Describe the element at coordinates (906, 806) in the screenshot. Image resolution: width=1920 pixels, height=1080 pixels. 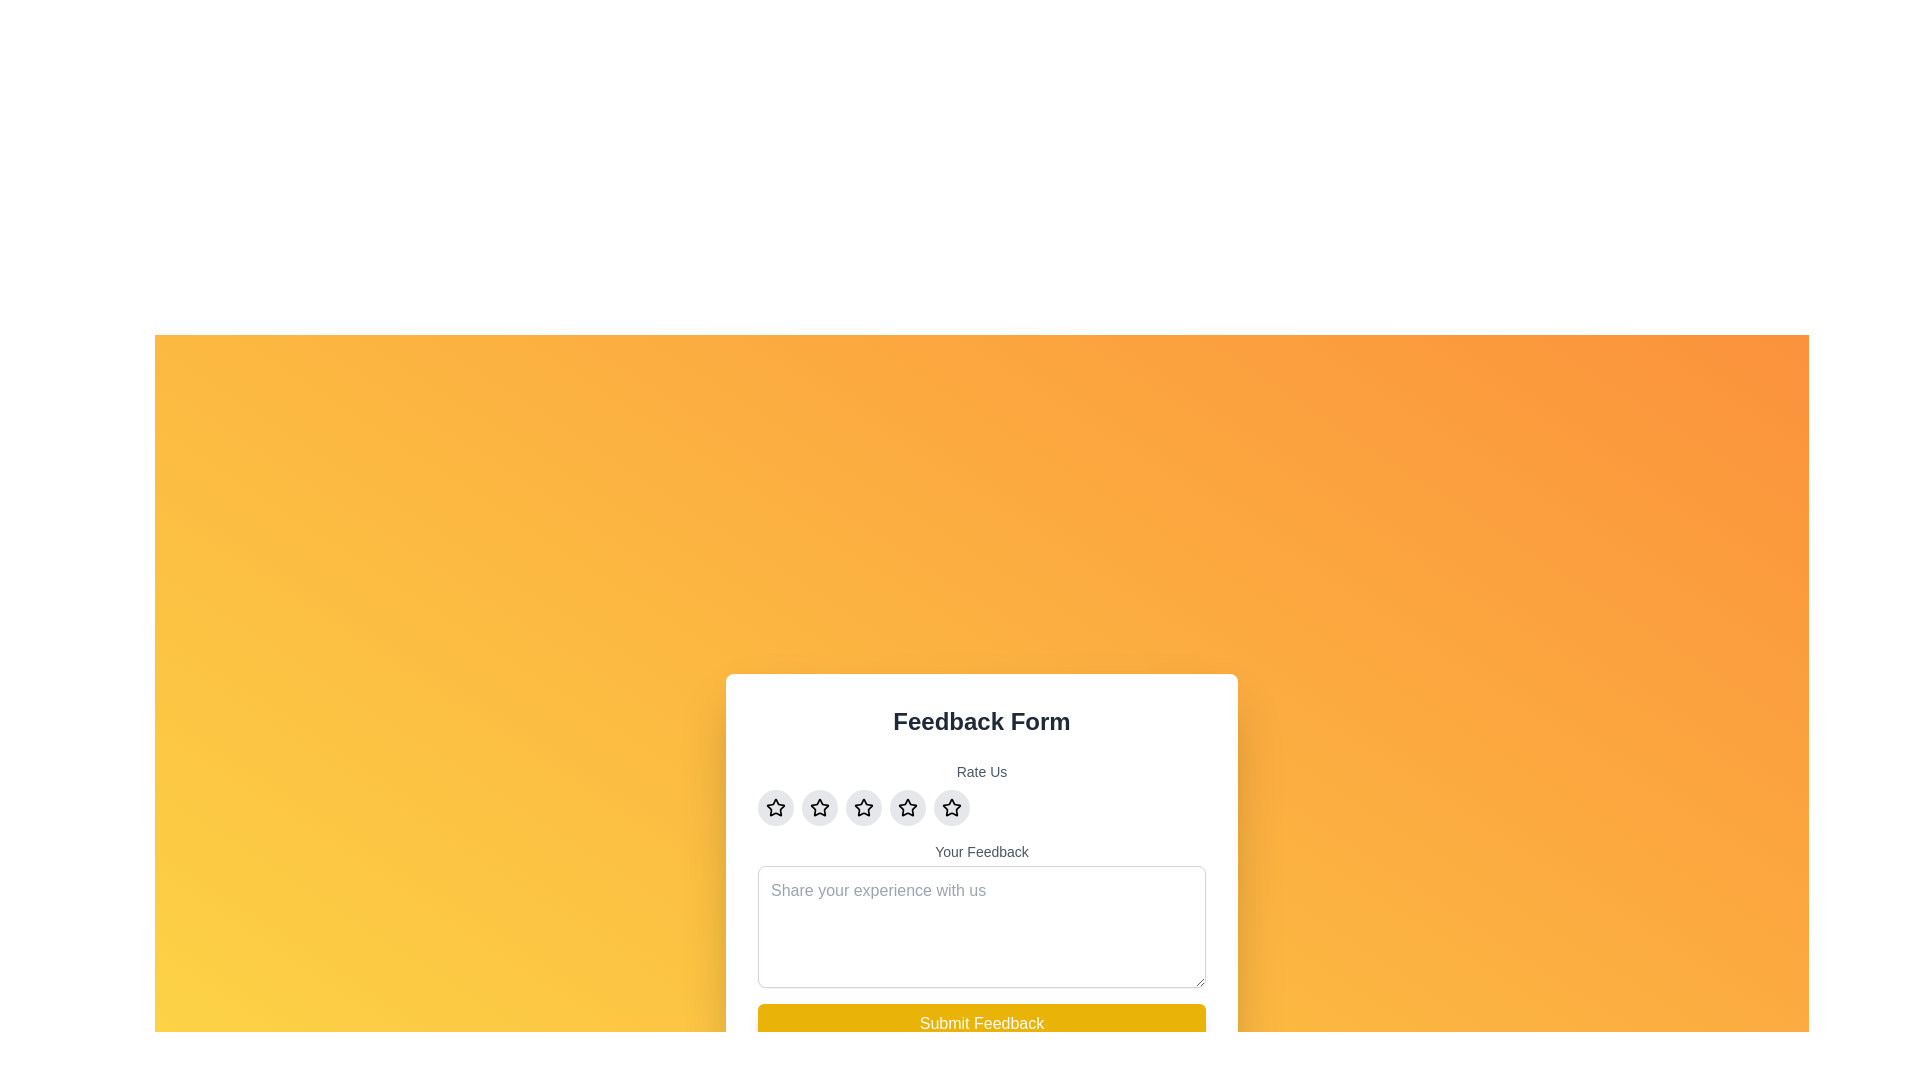
I see `the star icon button` at that location.